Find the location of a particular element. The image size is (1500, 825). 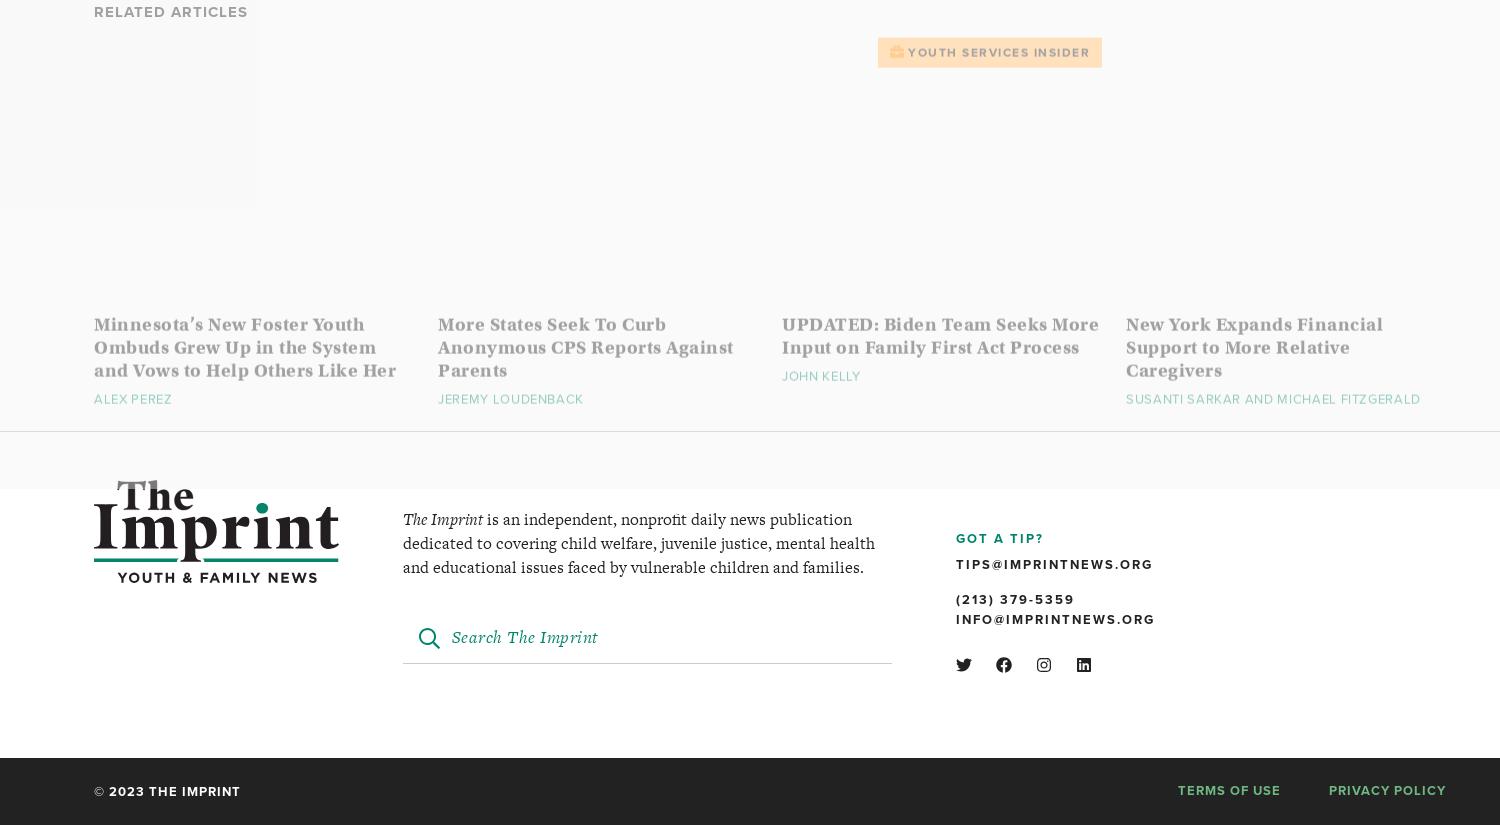

'More States Seek To Curb Anonymous CPS Reports Against Parents' is located at coordinates (584, 388).